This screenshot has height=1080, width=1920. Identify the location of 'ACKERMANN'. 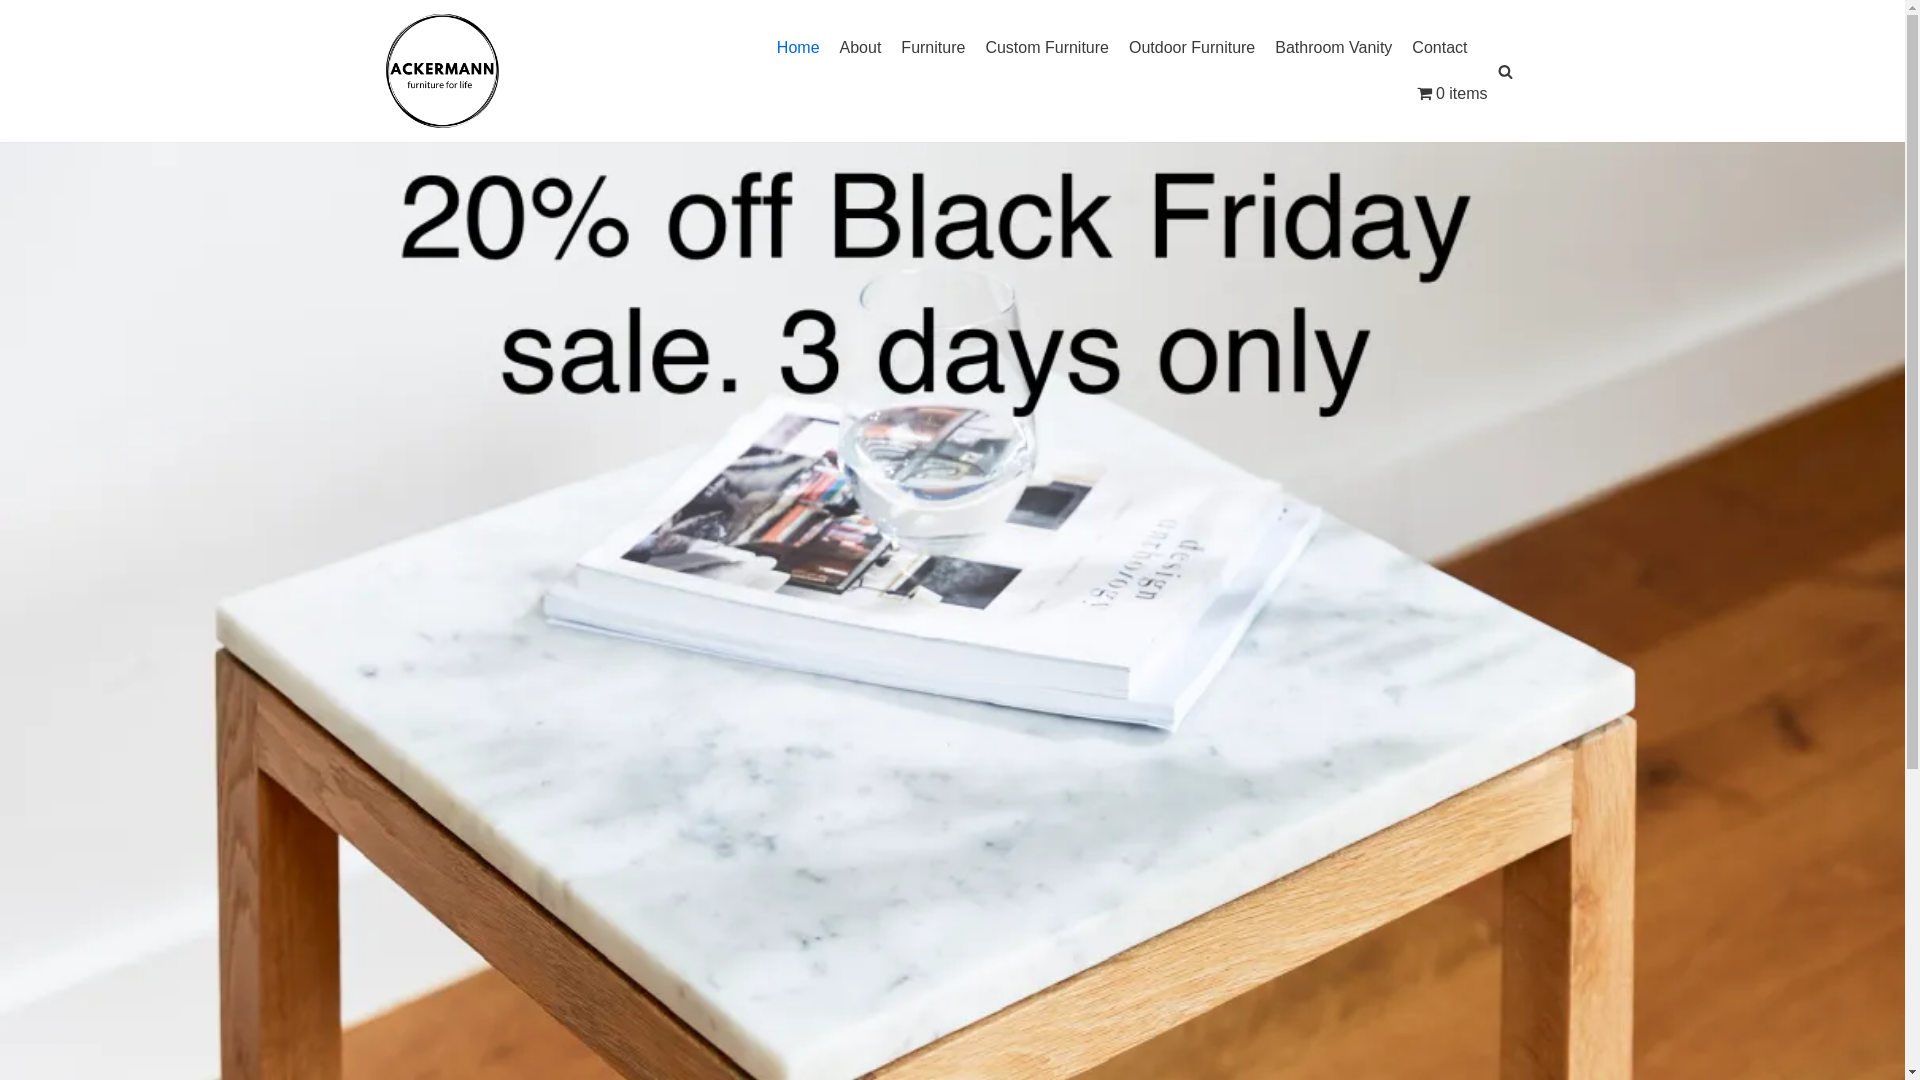
(440, 69).